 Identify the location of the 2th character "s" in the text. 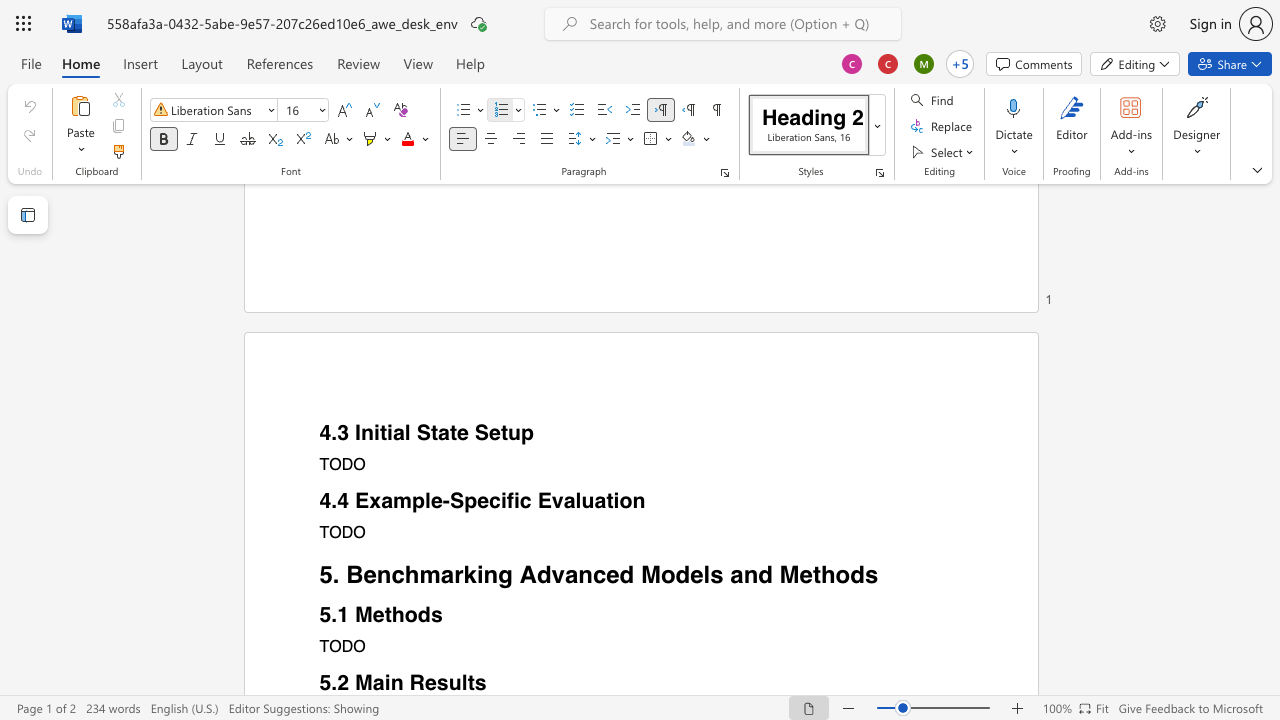
(480, 682).